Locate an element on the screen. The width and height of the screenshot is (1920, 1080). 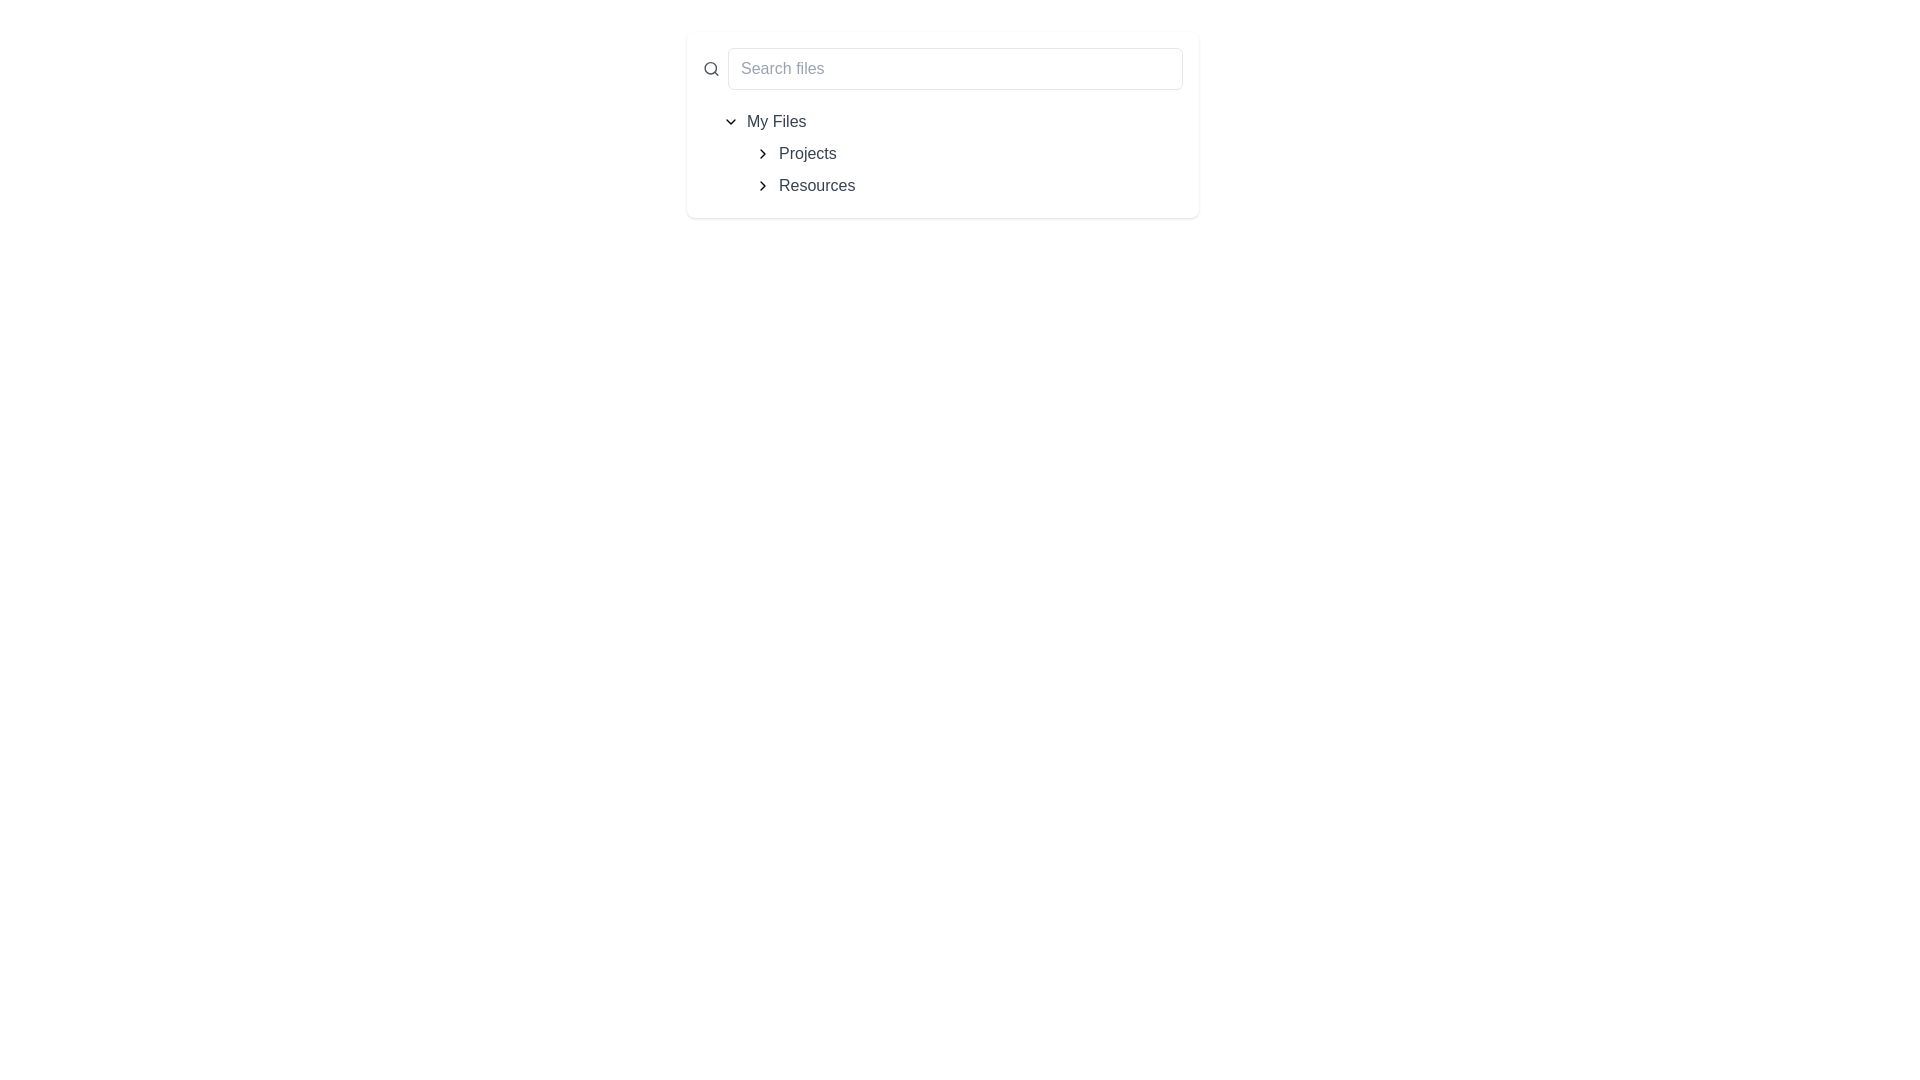
the magnifying glass icon to initiate a search is located at coordinates (711, 68).